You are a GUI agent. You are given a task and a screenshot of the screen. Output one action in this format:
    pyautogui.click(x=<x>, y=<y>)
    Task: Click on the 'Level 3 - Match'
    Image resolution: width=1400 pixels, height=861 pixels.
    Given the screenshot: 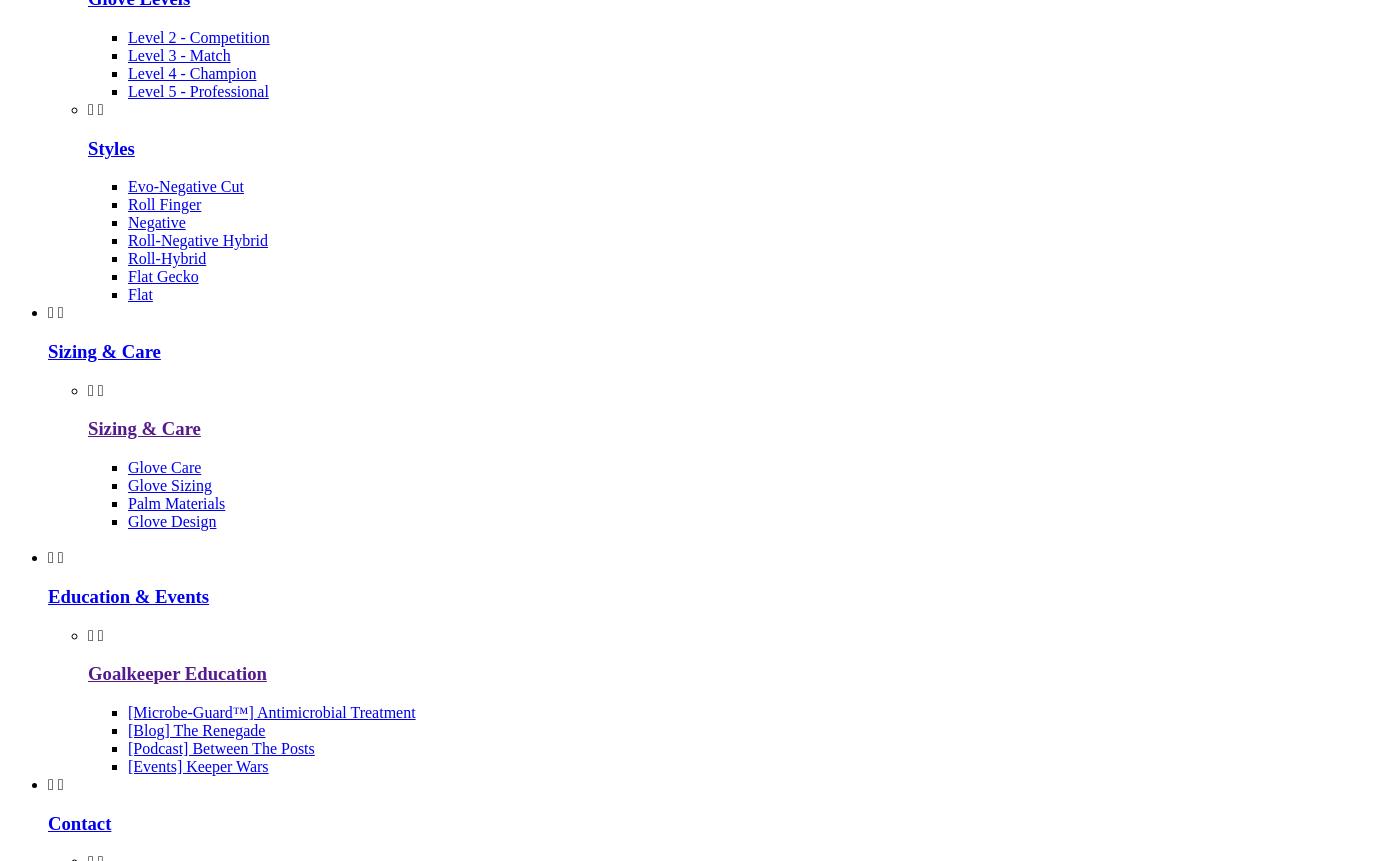 What is the action you would take?
    pyautogui.click(x=127, y=54)
    